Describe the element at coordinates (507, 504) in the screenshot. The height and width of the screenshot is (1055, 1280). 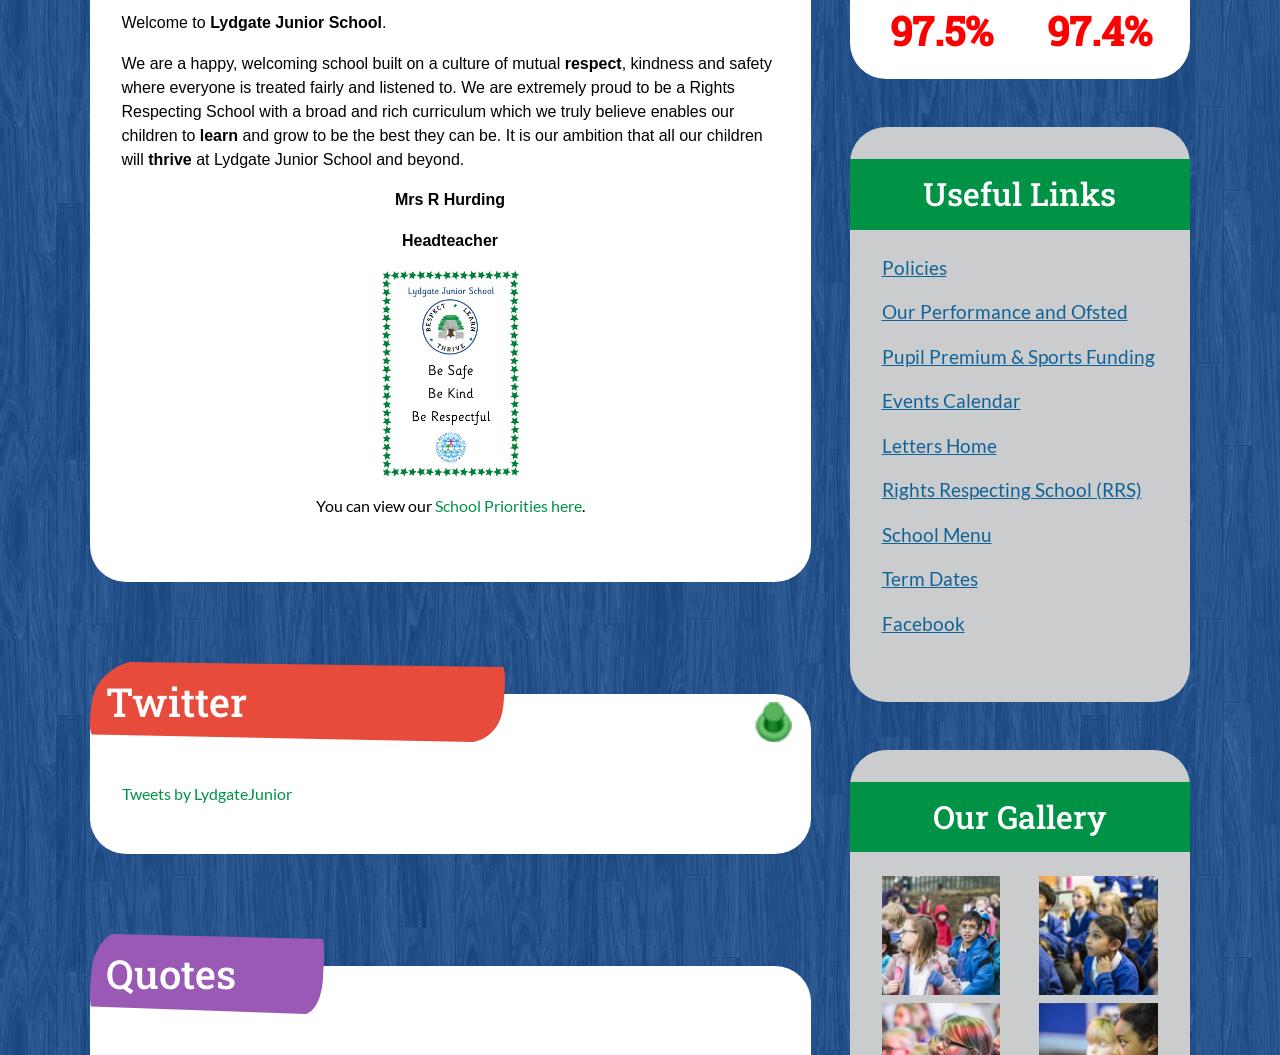
I see `'School Priorities here'` at that location.